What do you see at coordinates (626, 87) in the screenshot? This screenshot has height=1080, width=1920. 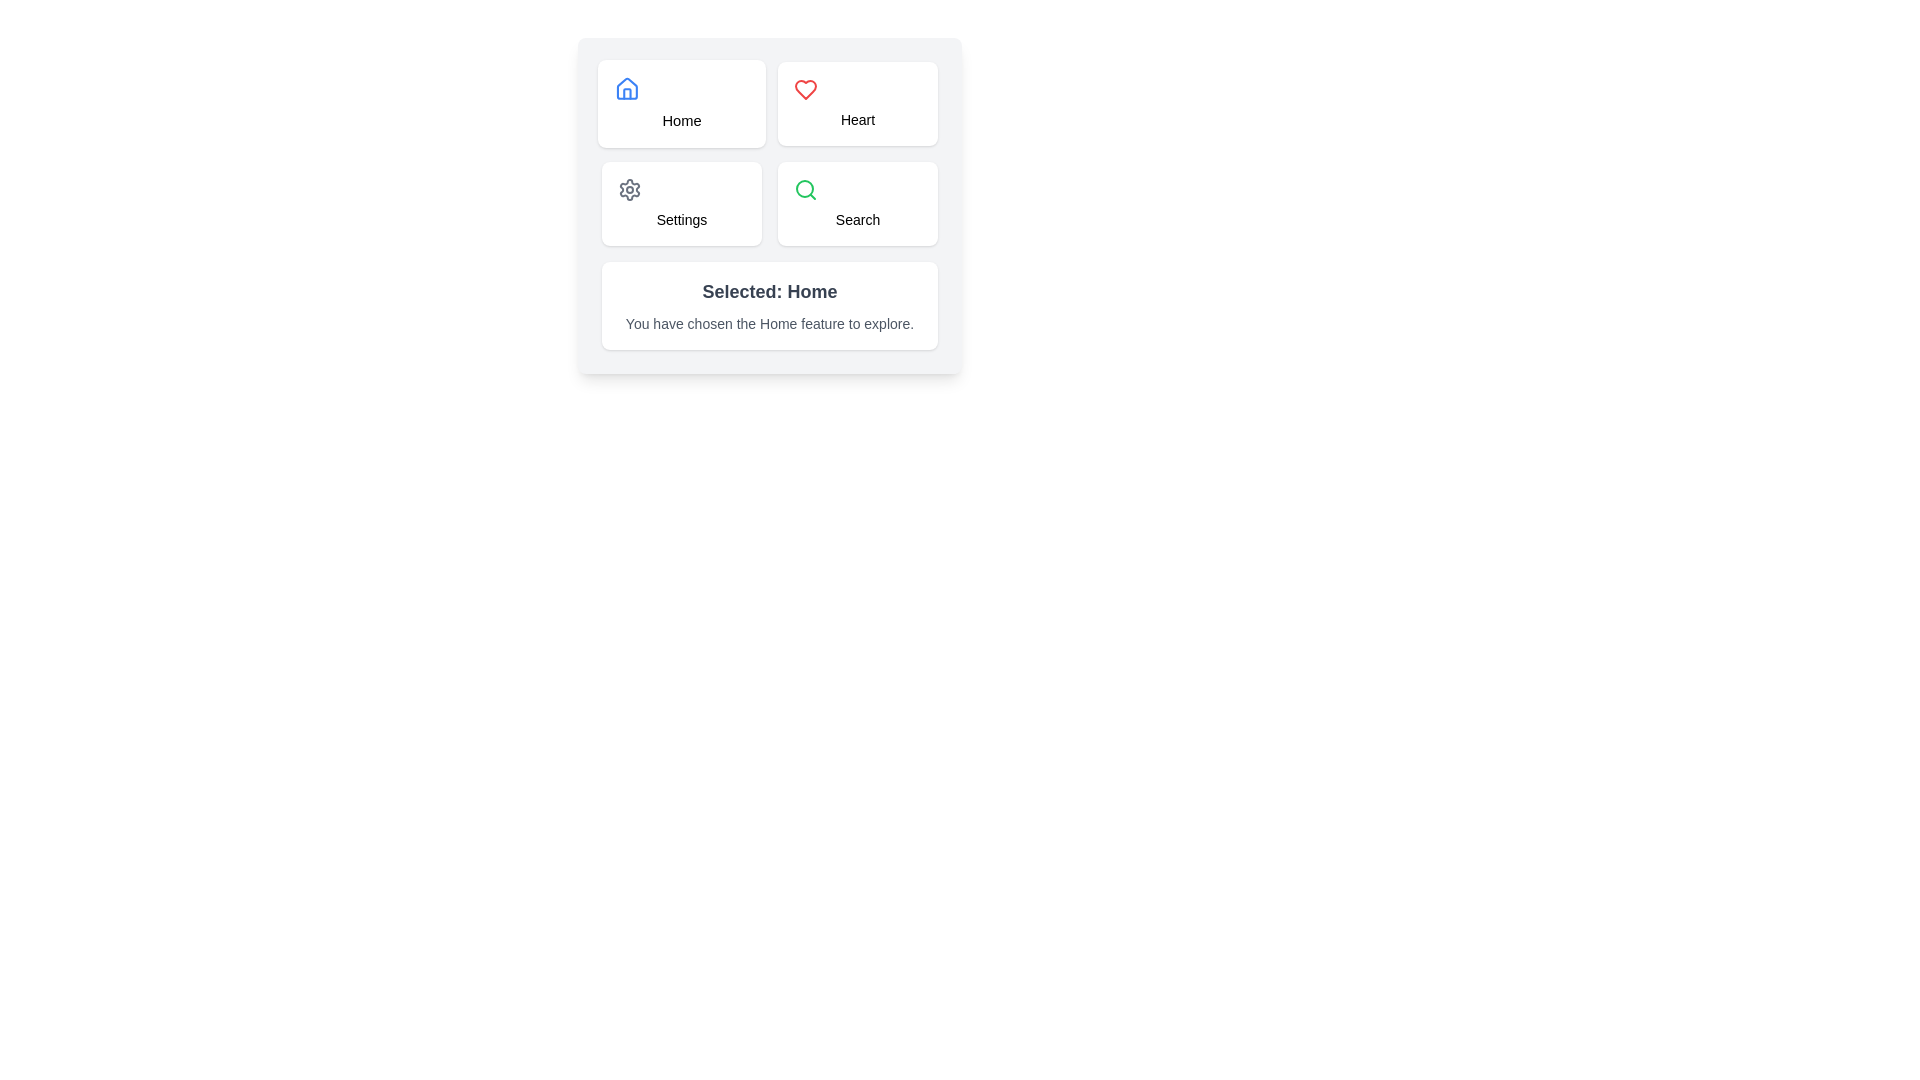 I see `the Home icon located in the top-left corner of the grid layout, above the text 'Home'` at bounding box center [626, 87].